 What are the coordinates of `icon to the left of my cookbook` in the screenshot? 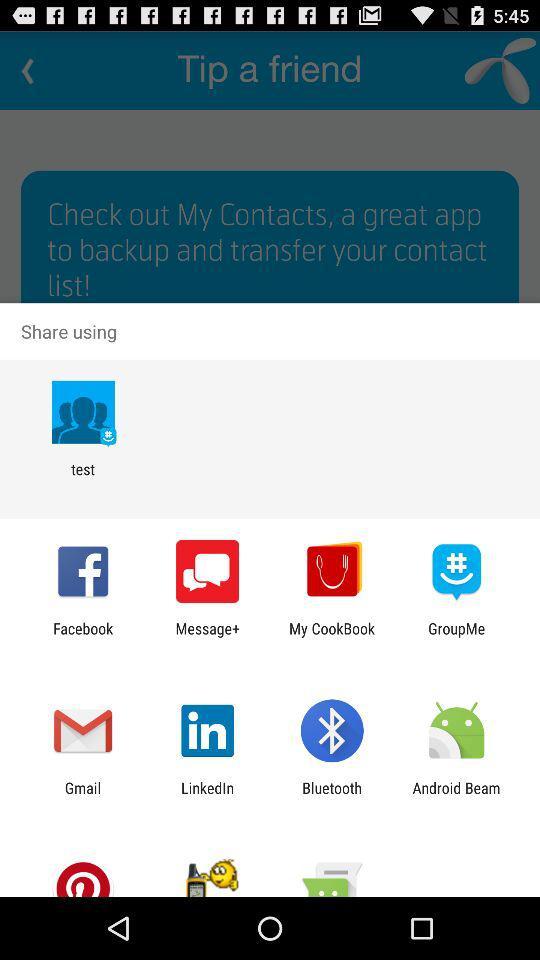 It's located at (206, 636).